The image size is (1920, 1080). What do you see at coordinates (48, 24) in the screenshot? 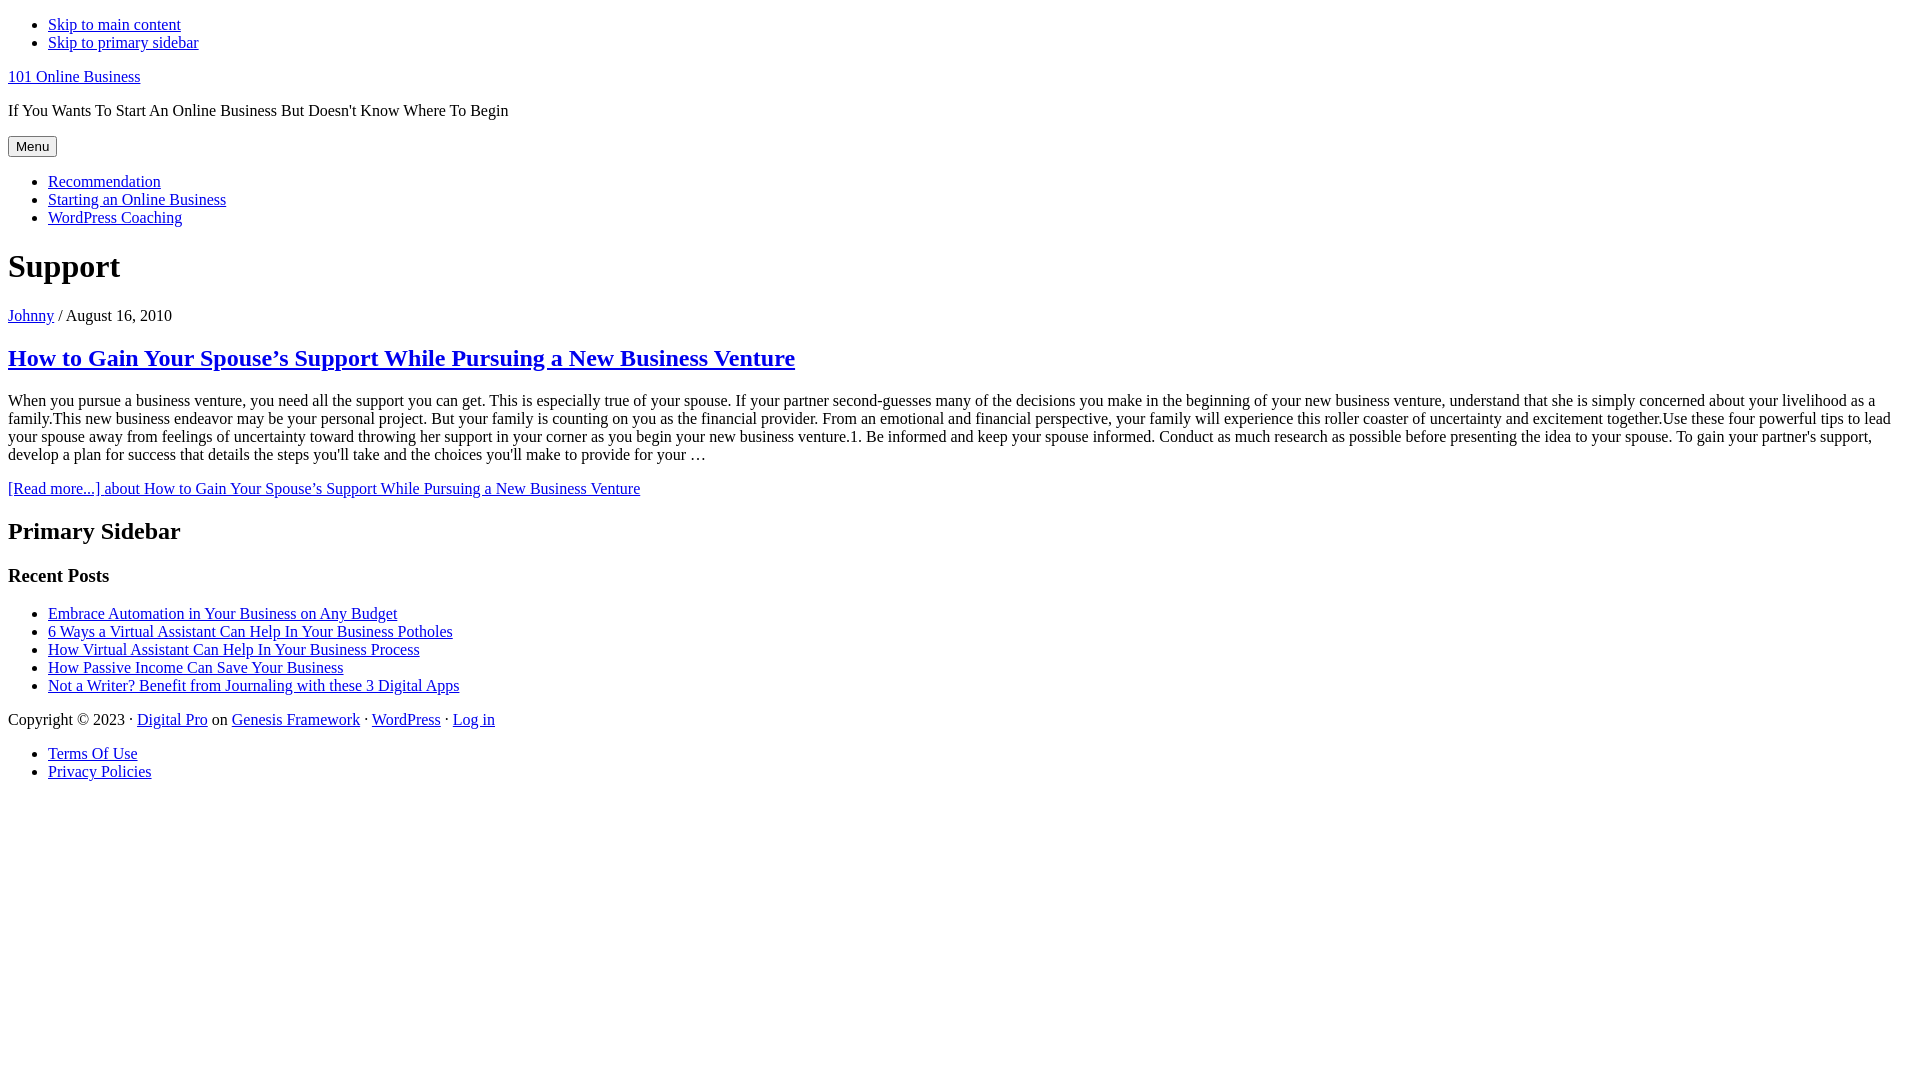
I see `'Skip to main content'` at bounding box center [48, 24].